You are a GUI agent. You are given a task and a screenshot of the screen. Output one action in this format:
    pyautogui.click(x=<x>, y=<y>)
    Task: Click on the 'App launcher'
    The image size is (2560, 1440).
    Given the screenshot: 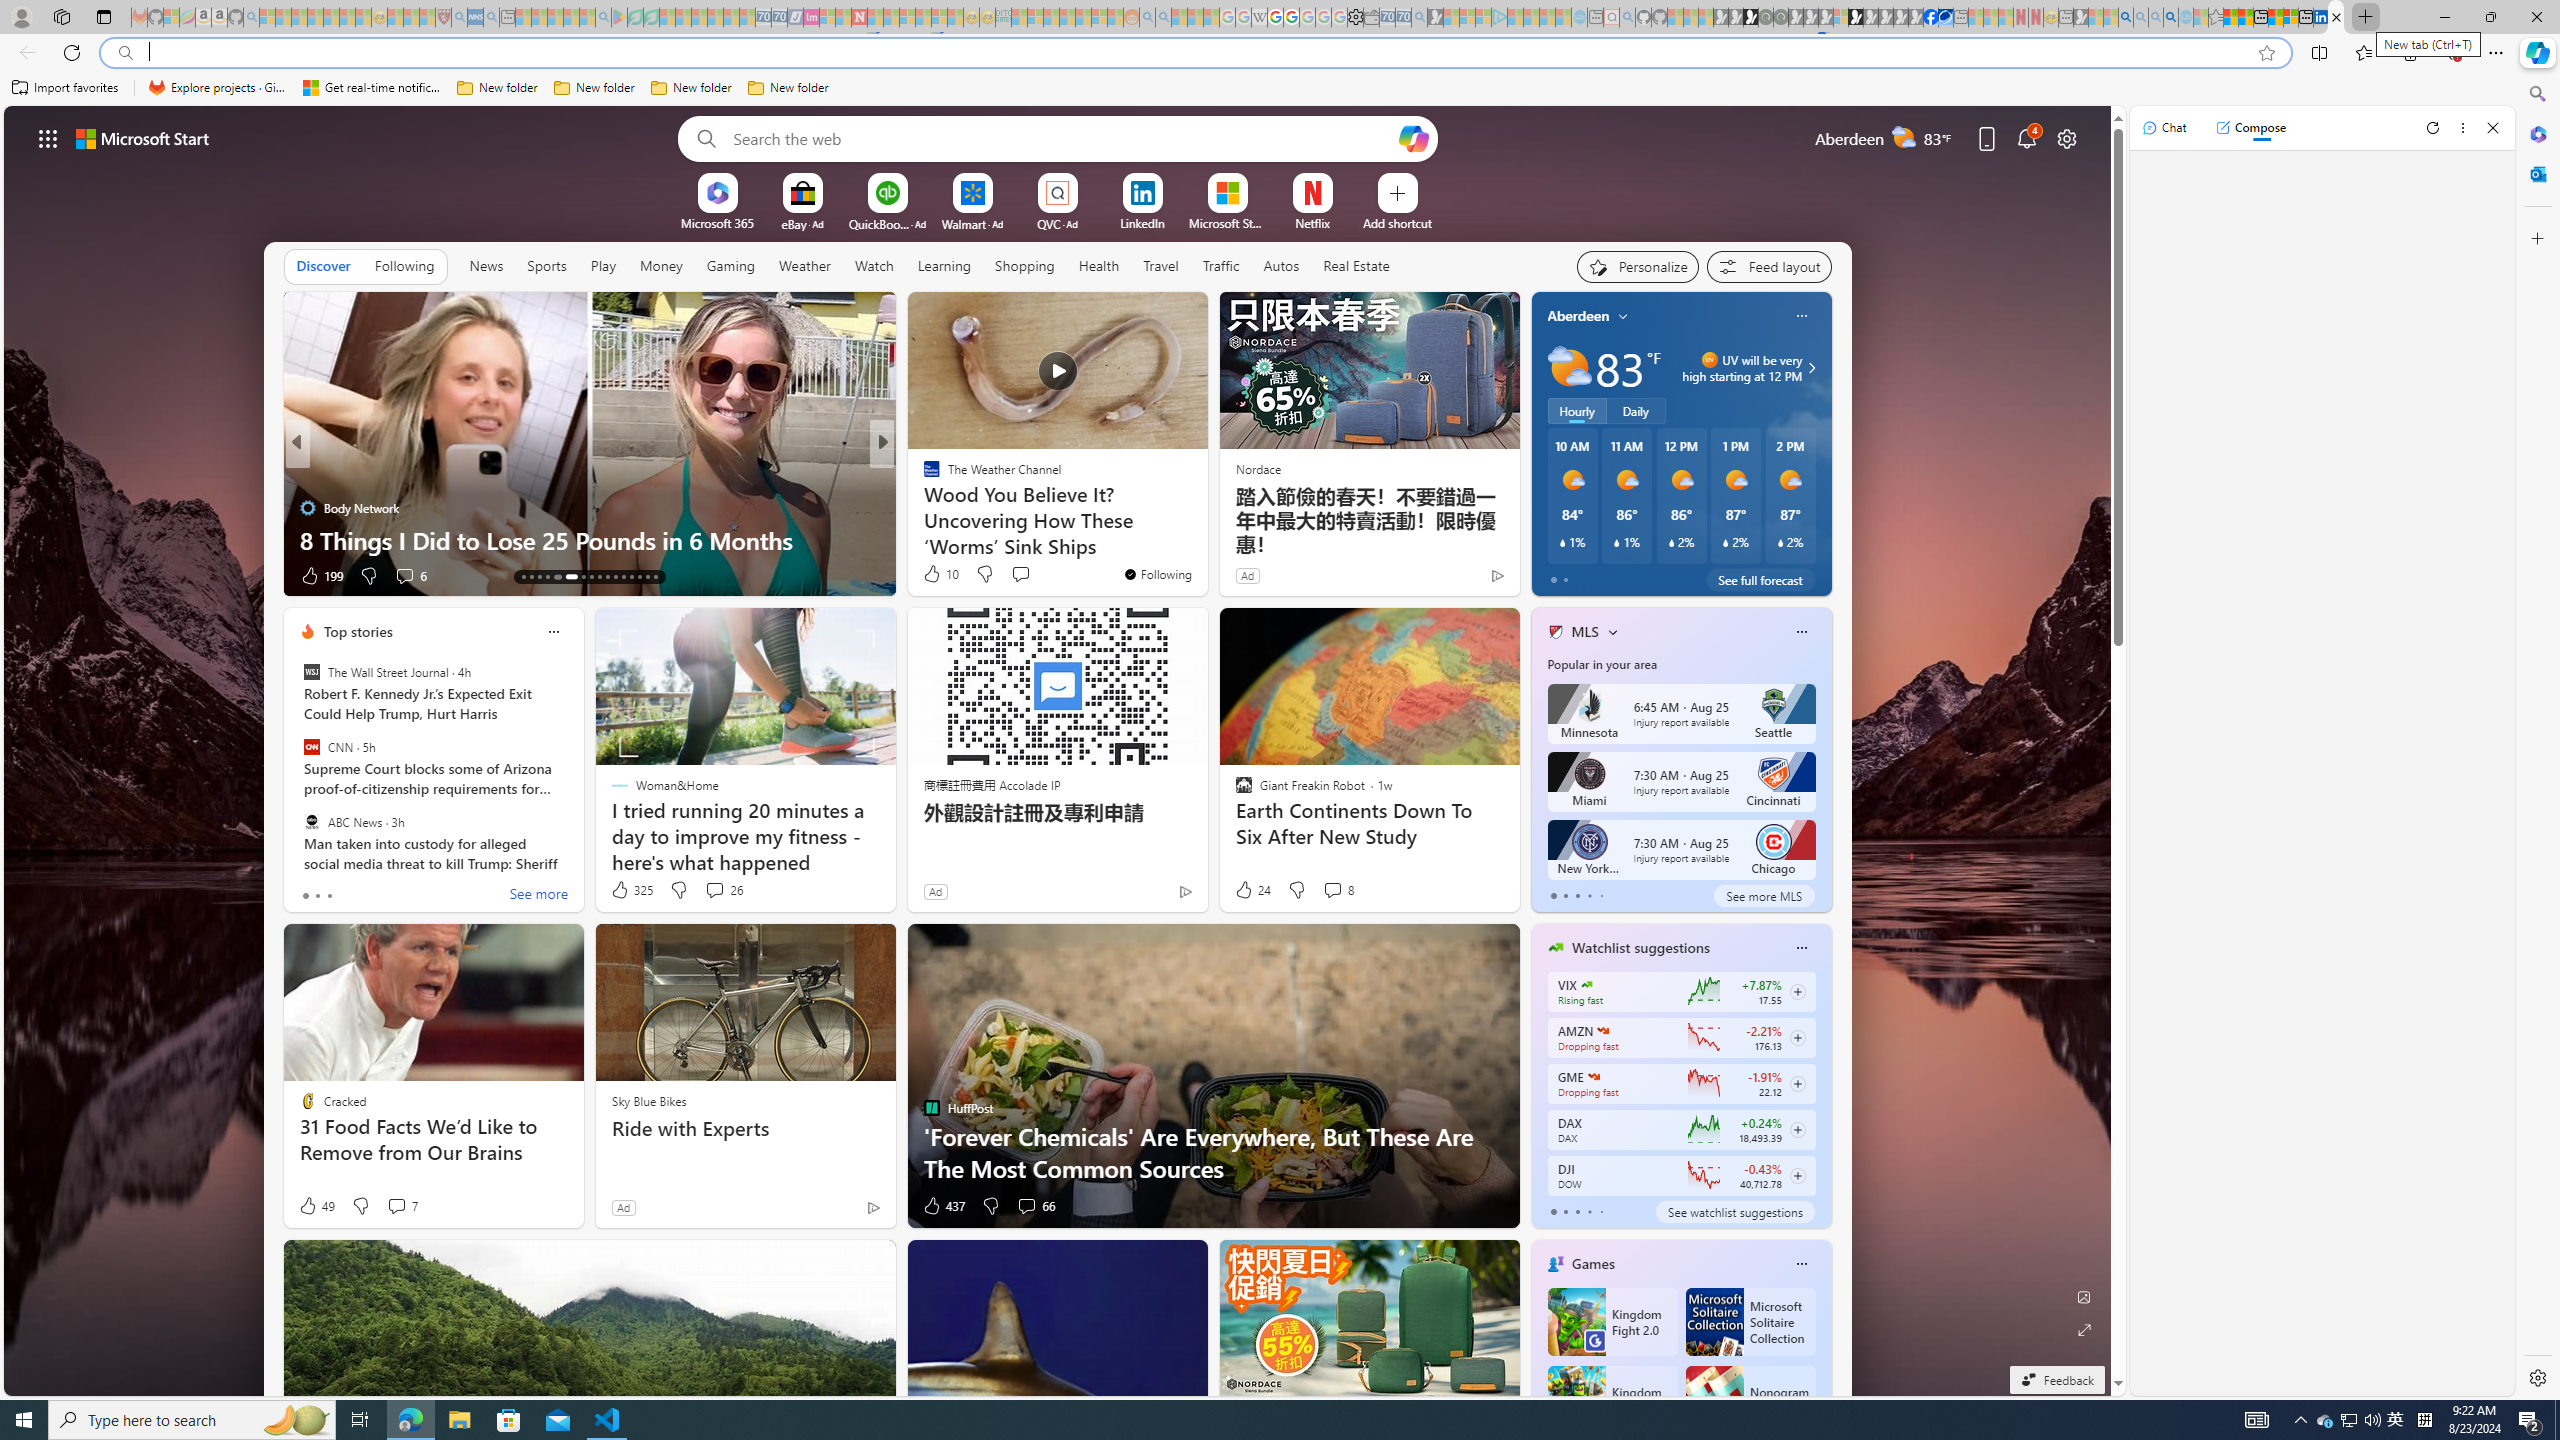 What is the action you would take?
    pyautogui.click(x=48, y=137)
    